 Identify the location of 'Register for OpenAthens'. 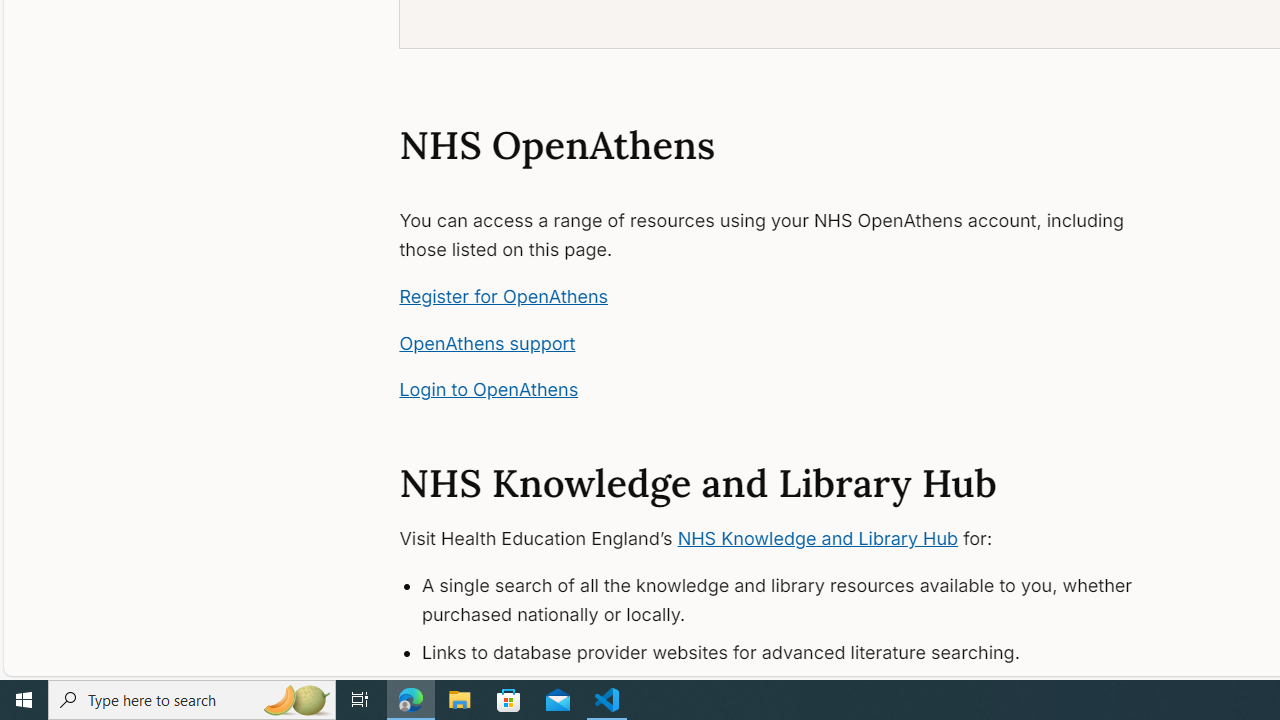
(504, 295).